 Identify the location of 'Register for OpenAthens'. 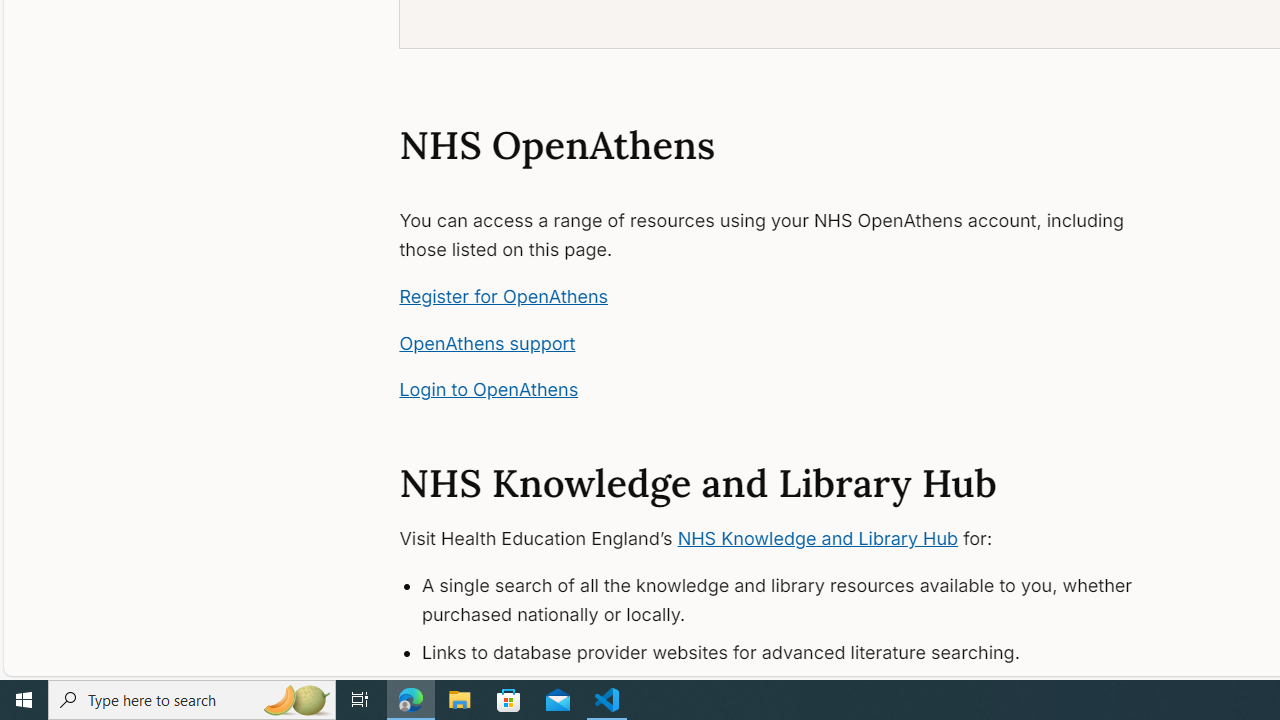
(504, 295).